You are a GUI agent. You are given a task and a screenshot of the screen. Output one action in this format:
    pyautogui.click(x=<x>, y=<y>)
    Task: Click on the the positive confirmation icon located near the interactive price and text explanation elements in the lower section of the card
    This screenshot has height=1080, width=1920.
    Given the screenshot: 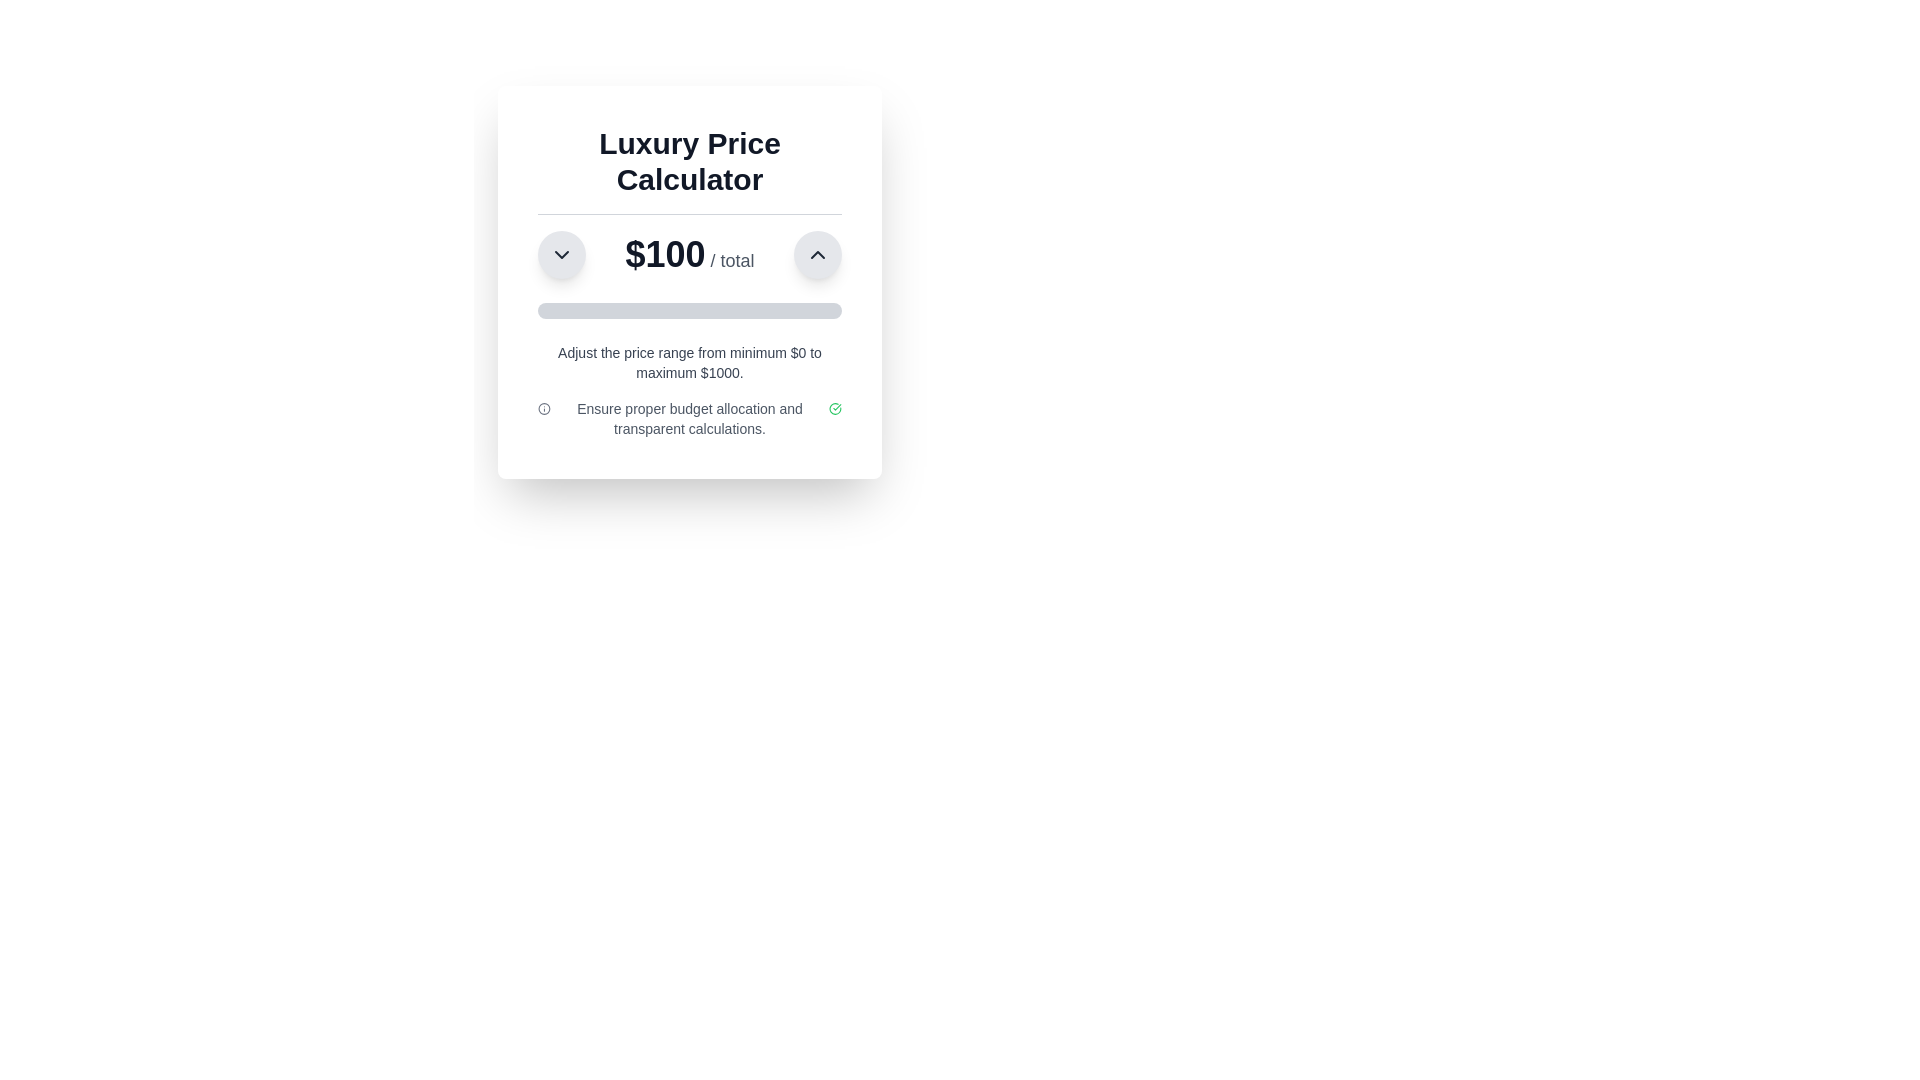 What is the action you would take?
    pyautogui.click(x=835, y=407)
    